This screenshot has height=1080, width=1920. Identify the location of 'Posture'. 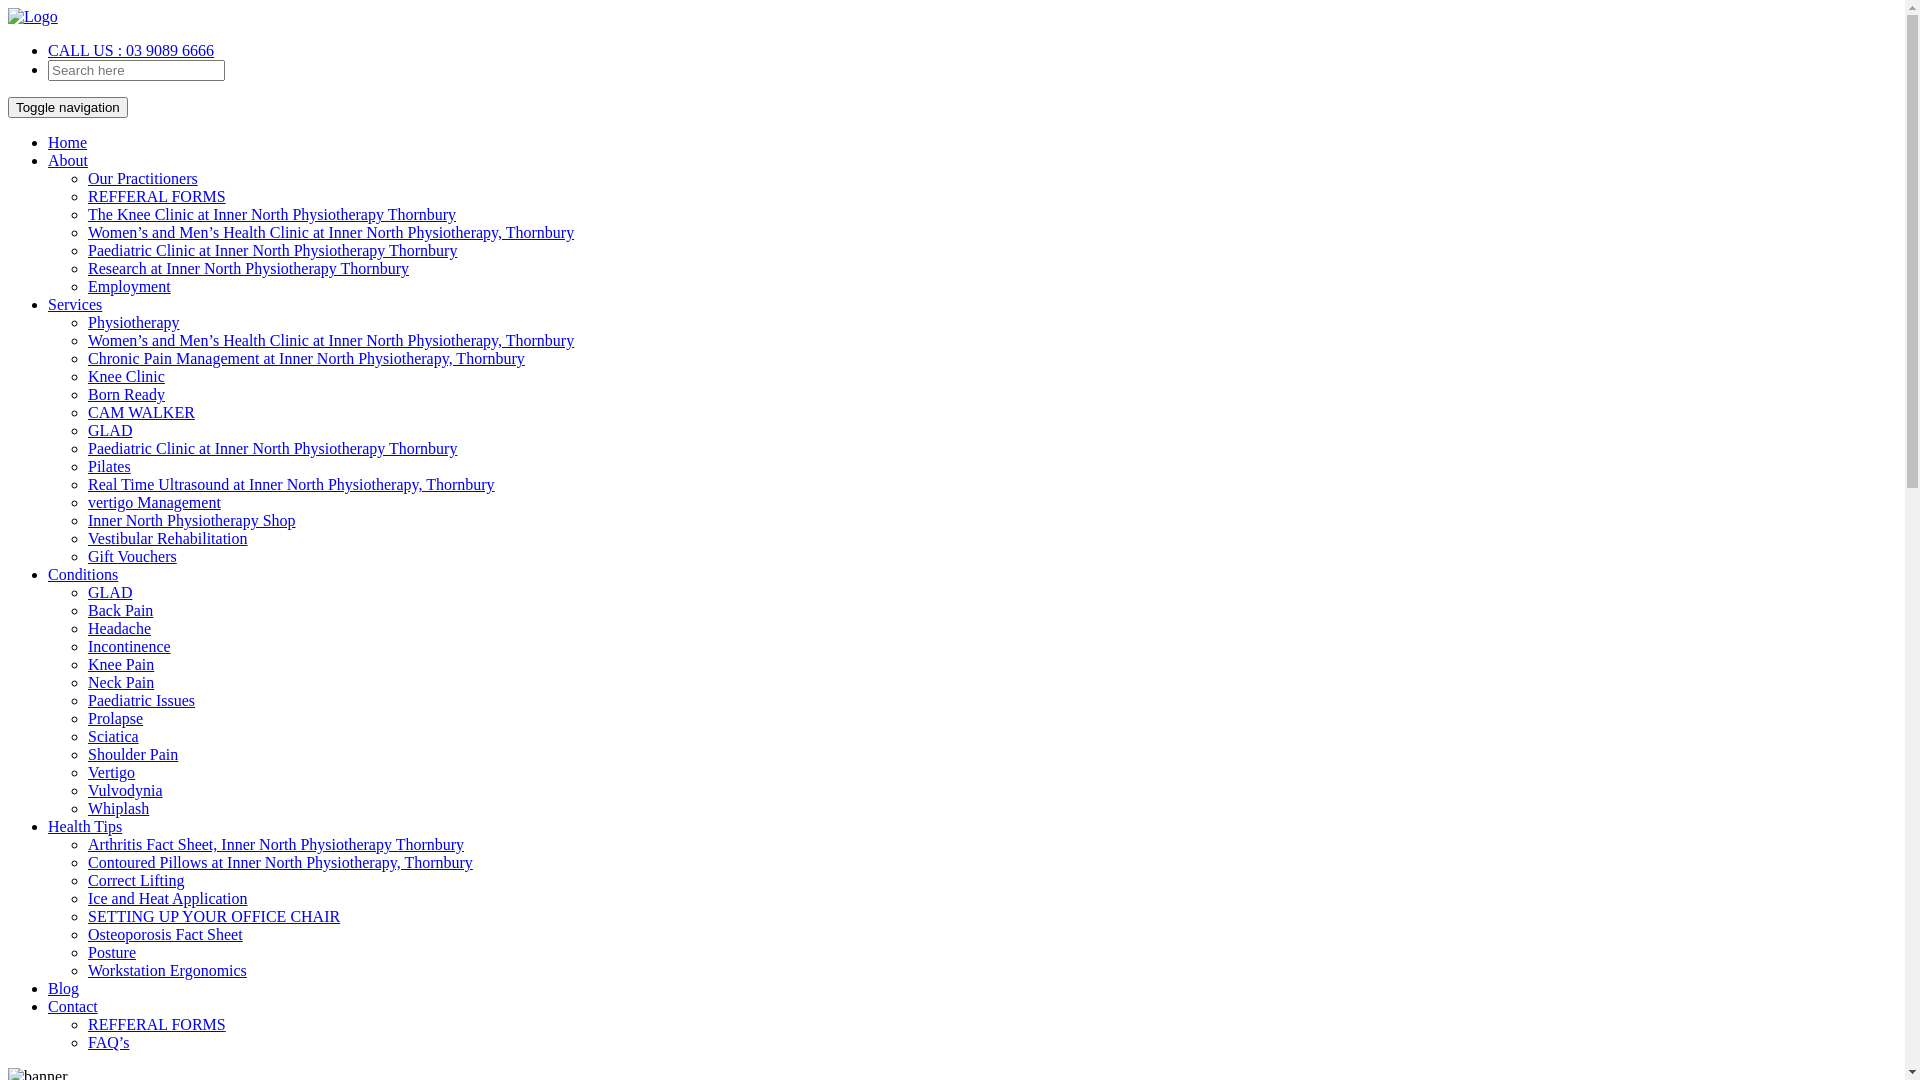
(110, 951).